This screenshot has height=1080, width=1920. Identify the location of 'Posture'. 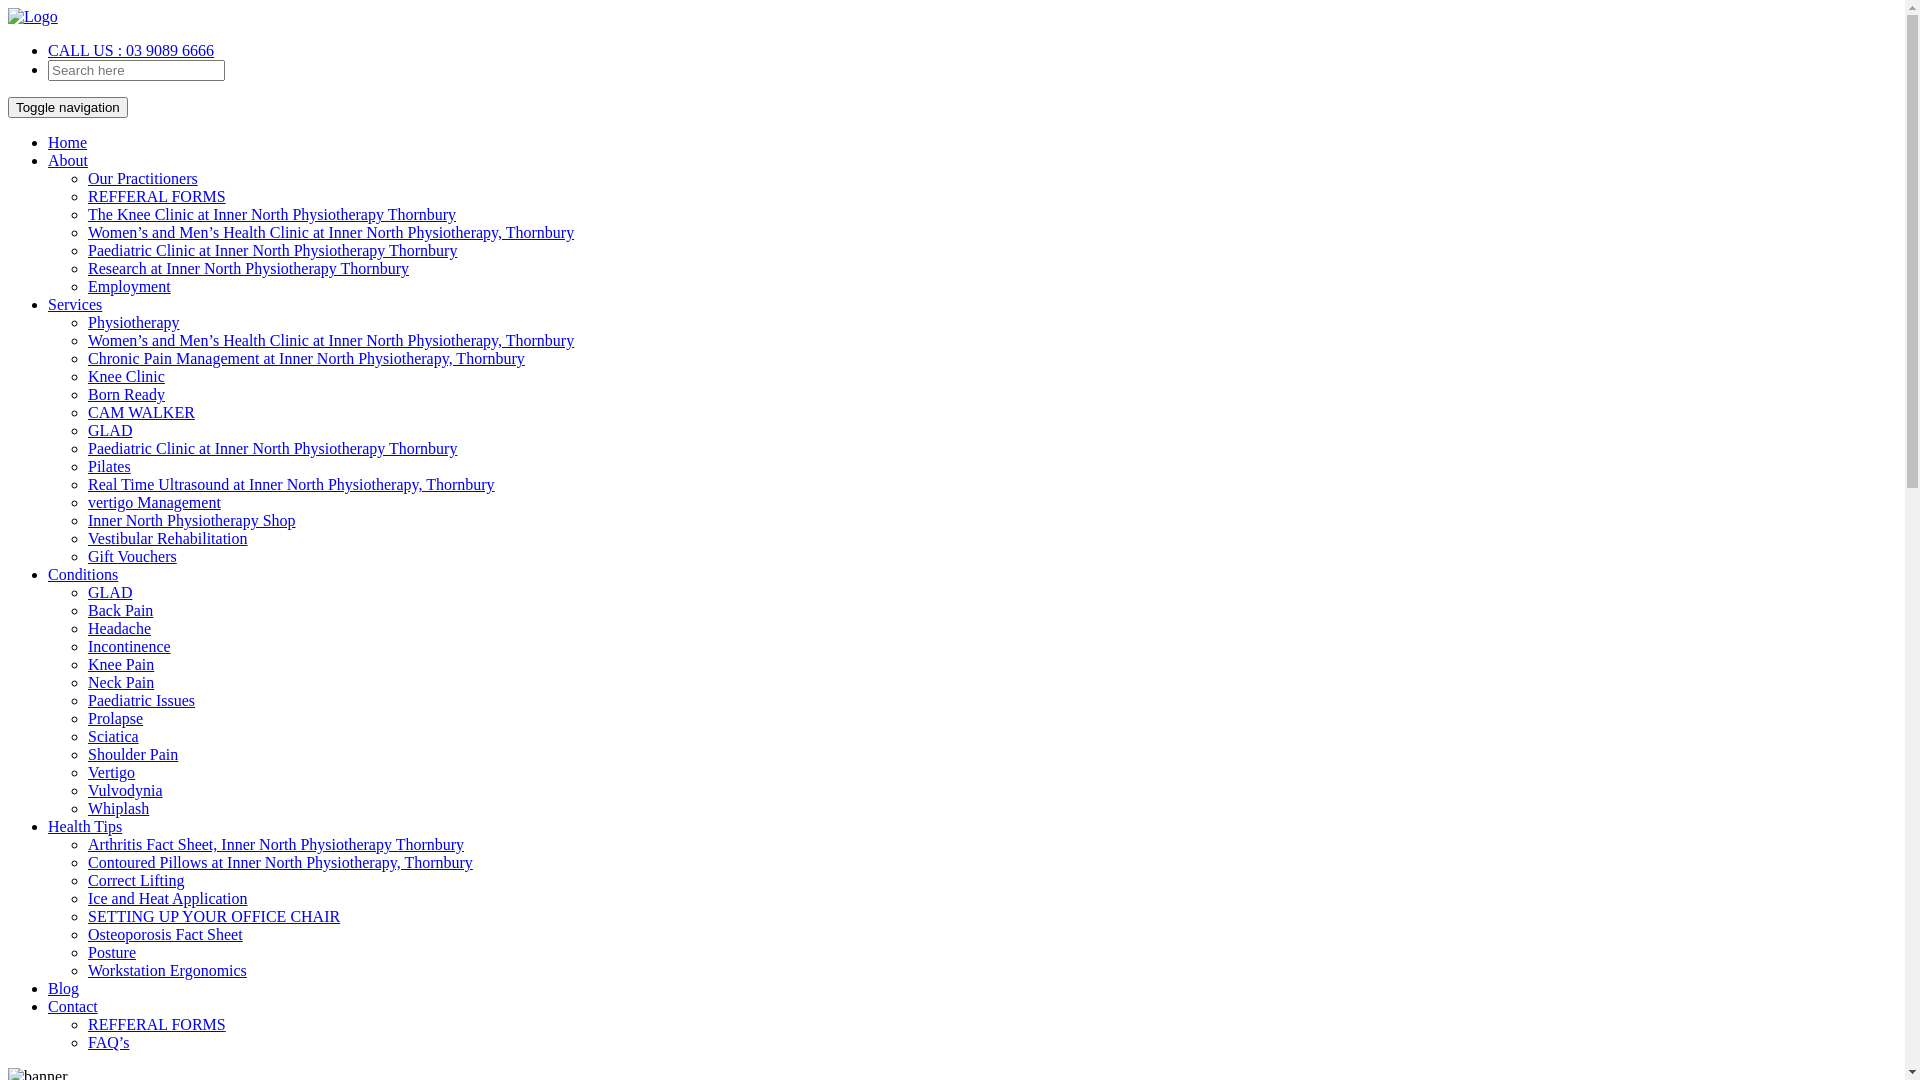
(110, 951).